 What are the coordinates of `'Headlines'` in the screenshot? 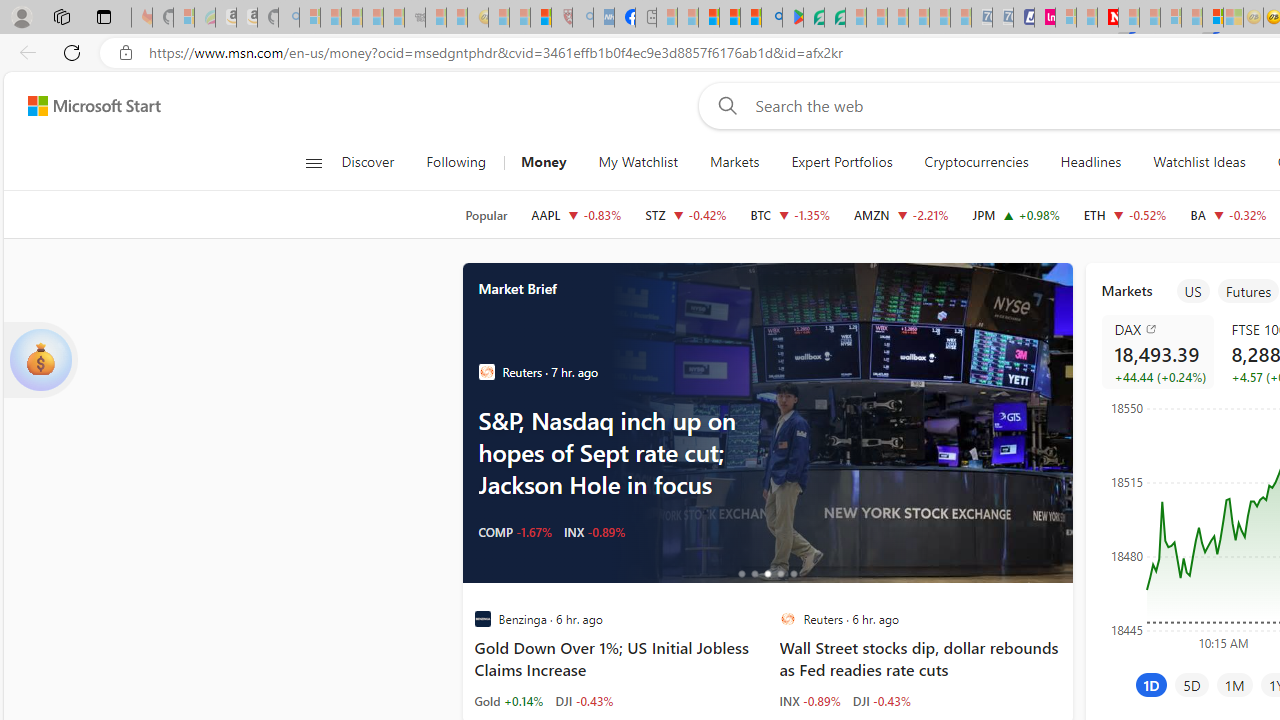 It's located at (1090, 162).